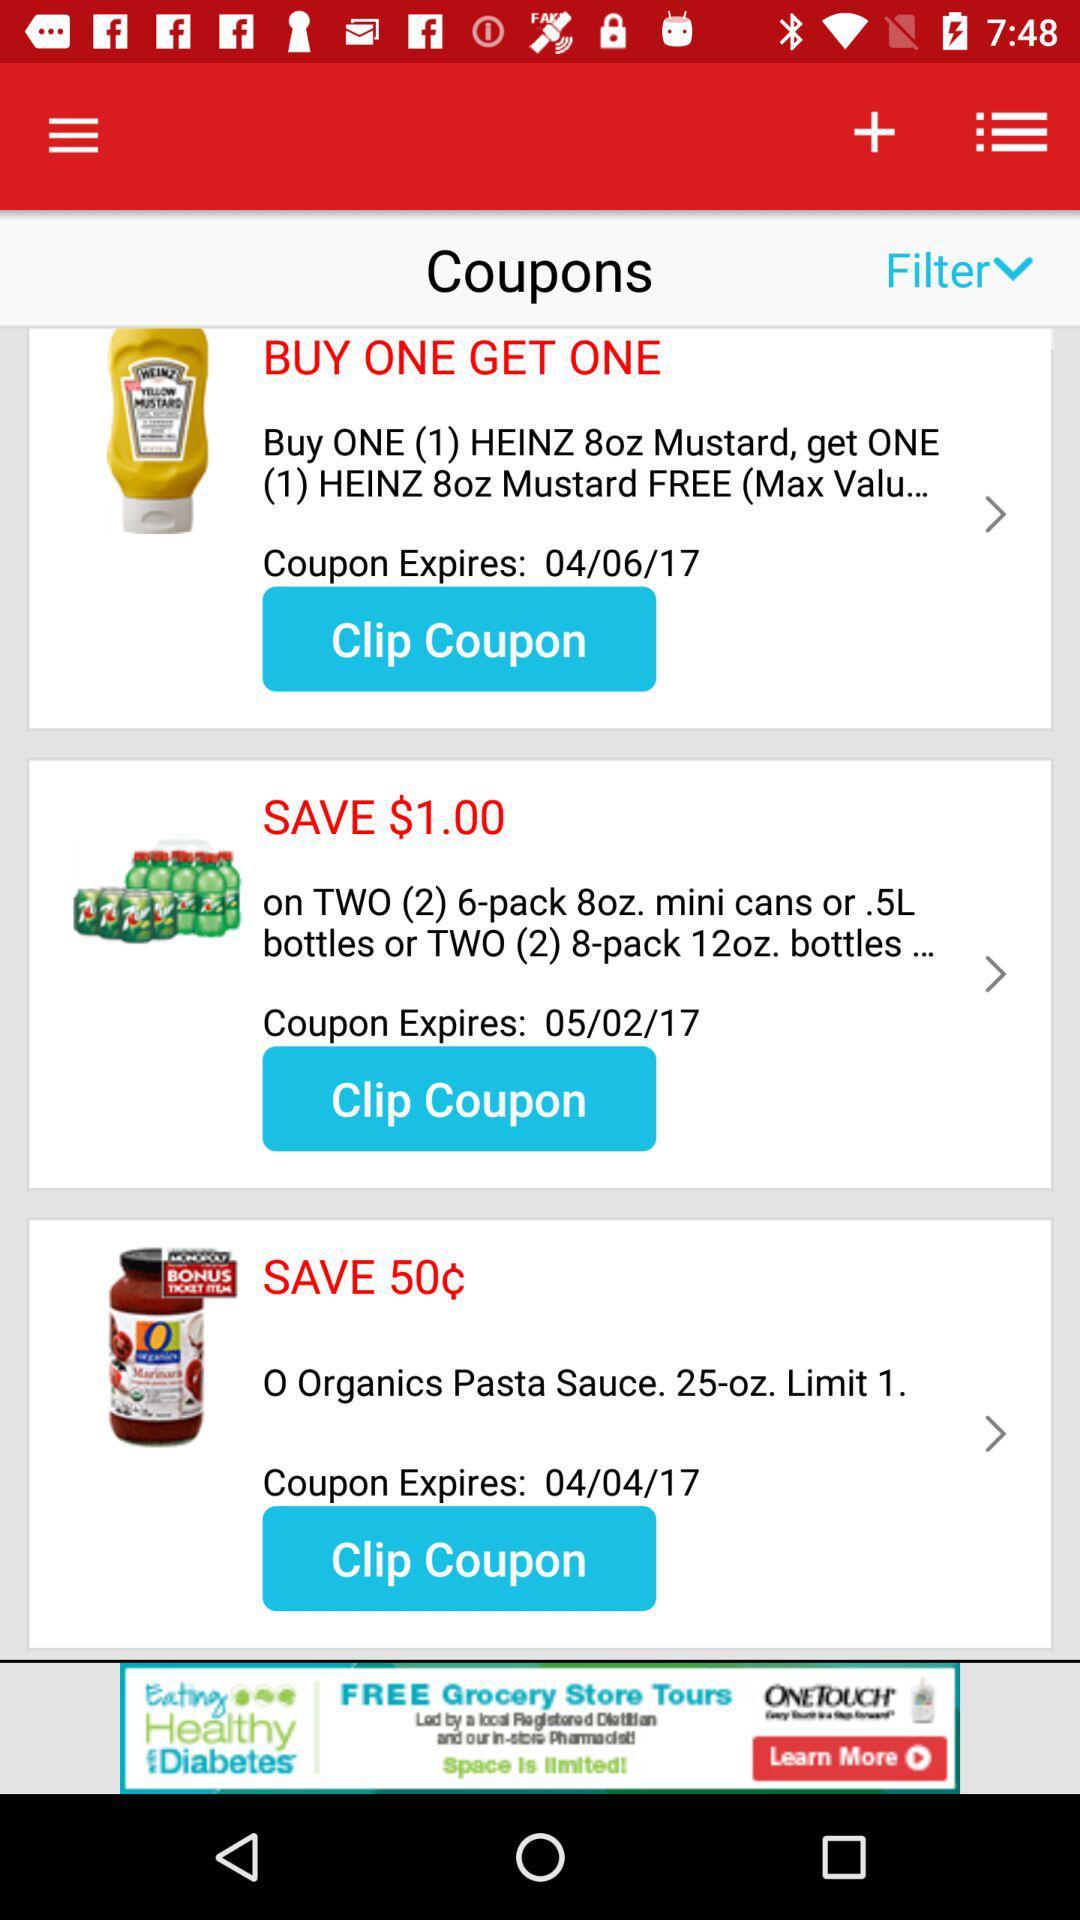 The height and width of the screenshot is (1920, 1080). Describe the element at coordinates (540, 1727) in the screenshot. I see `advertisement` at that location.